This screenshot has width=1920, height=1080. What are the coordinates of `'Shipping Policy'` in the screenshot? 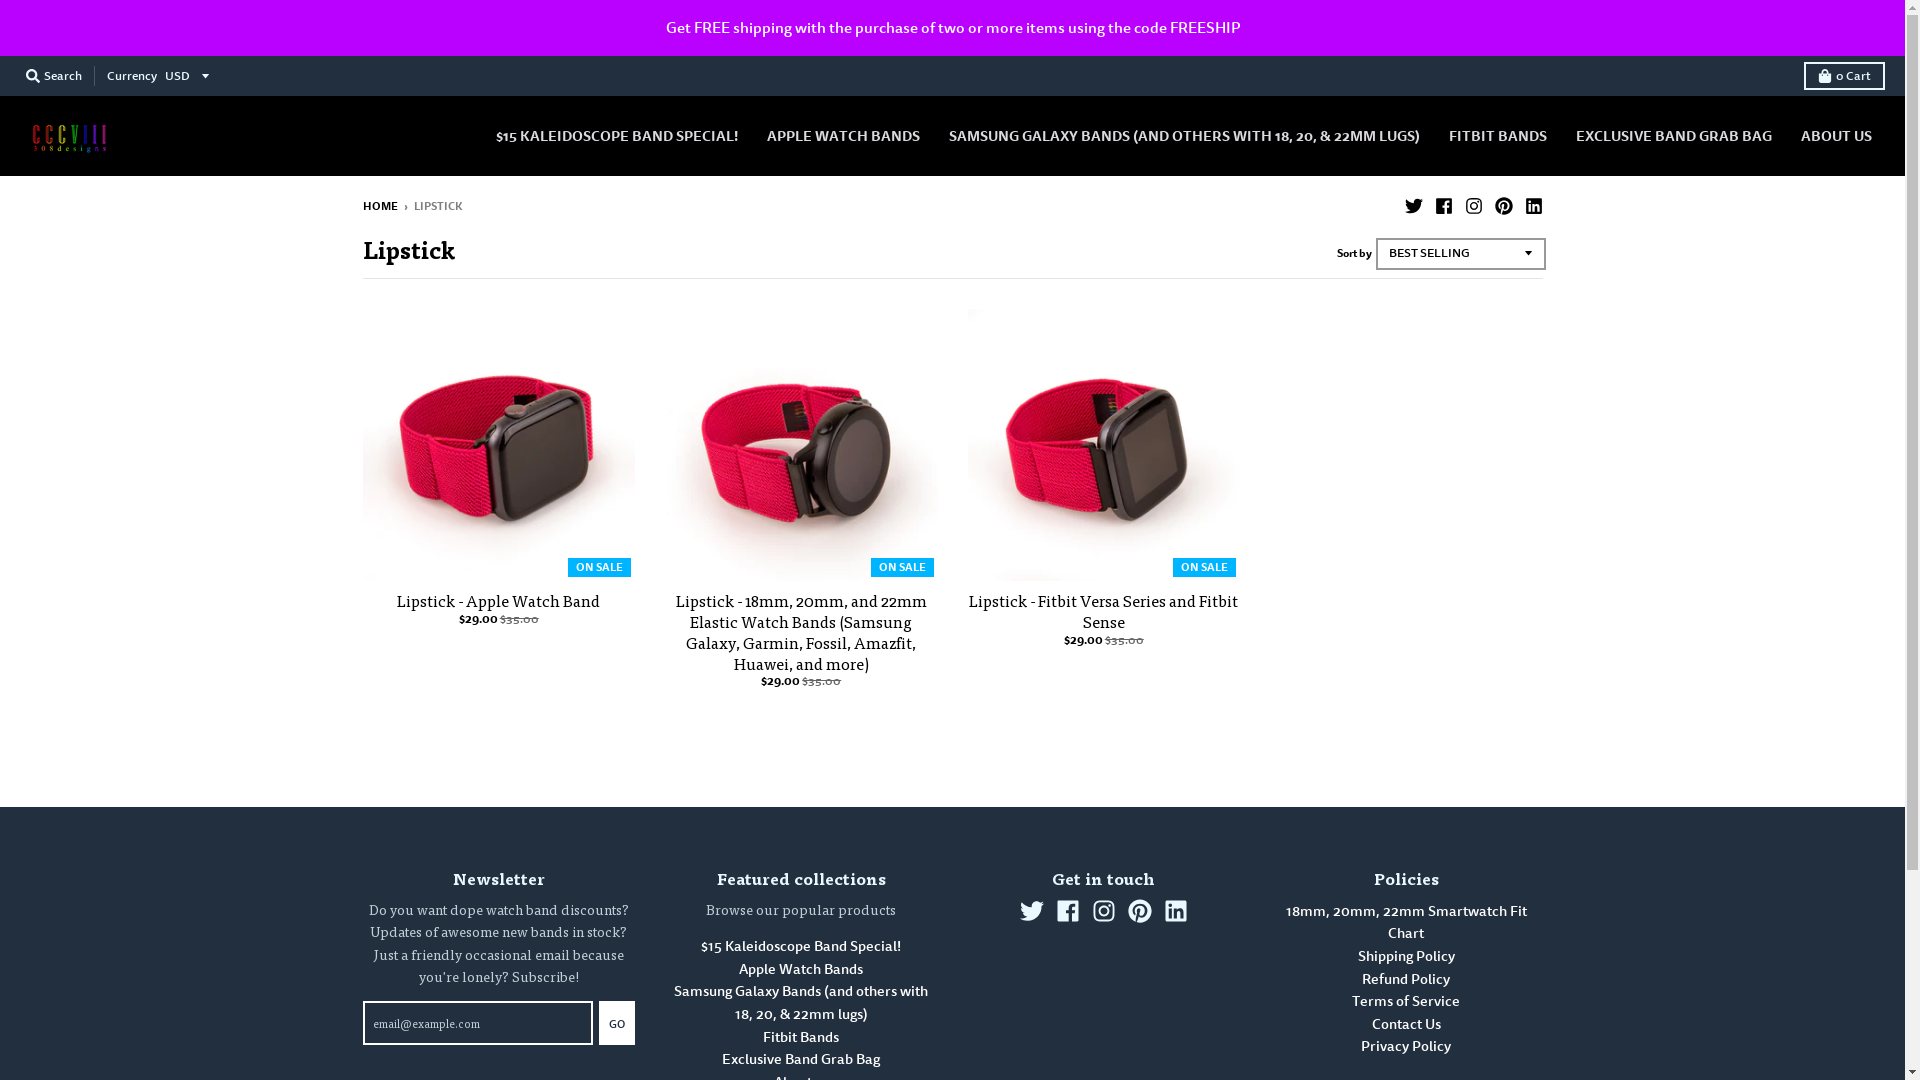 It's located at (1405, 955).